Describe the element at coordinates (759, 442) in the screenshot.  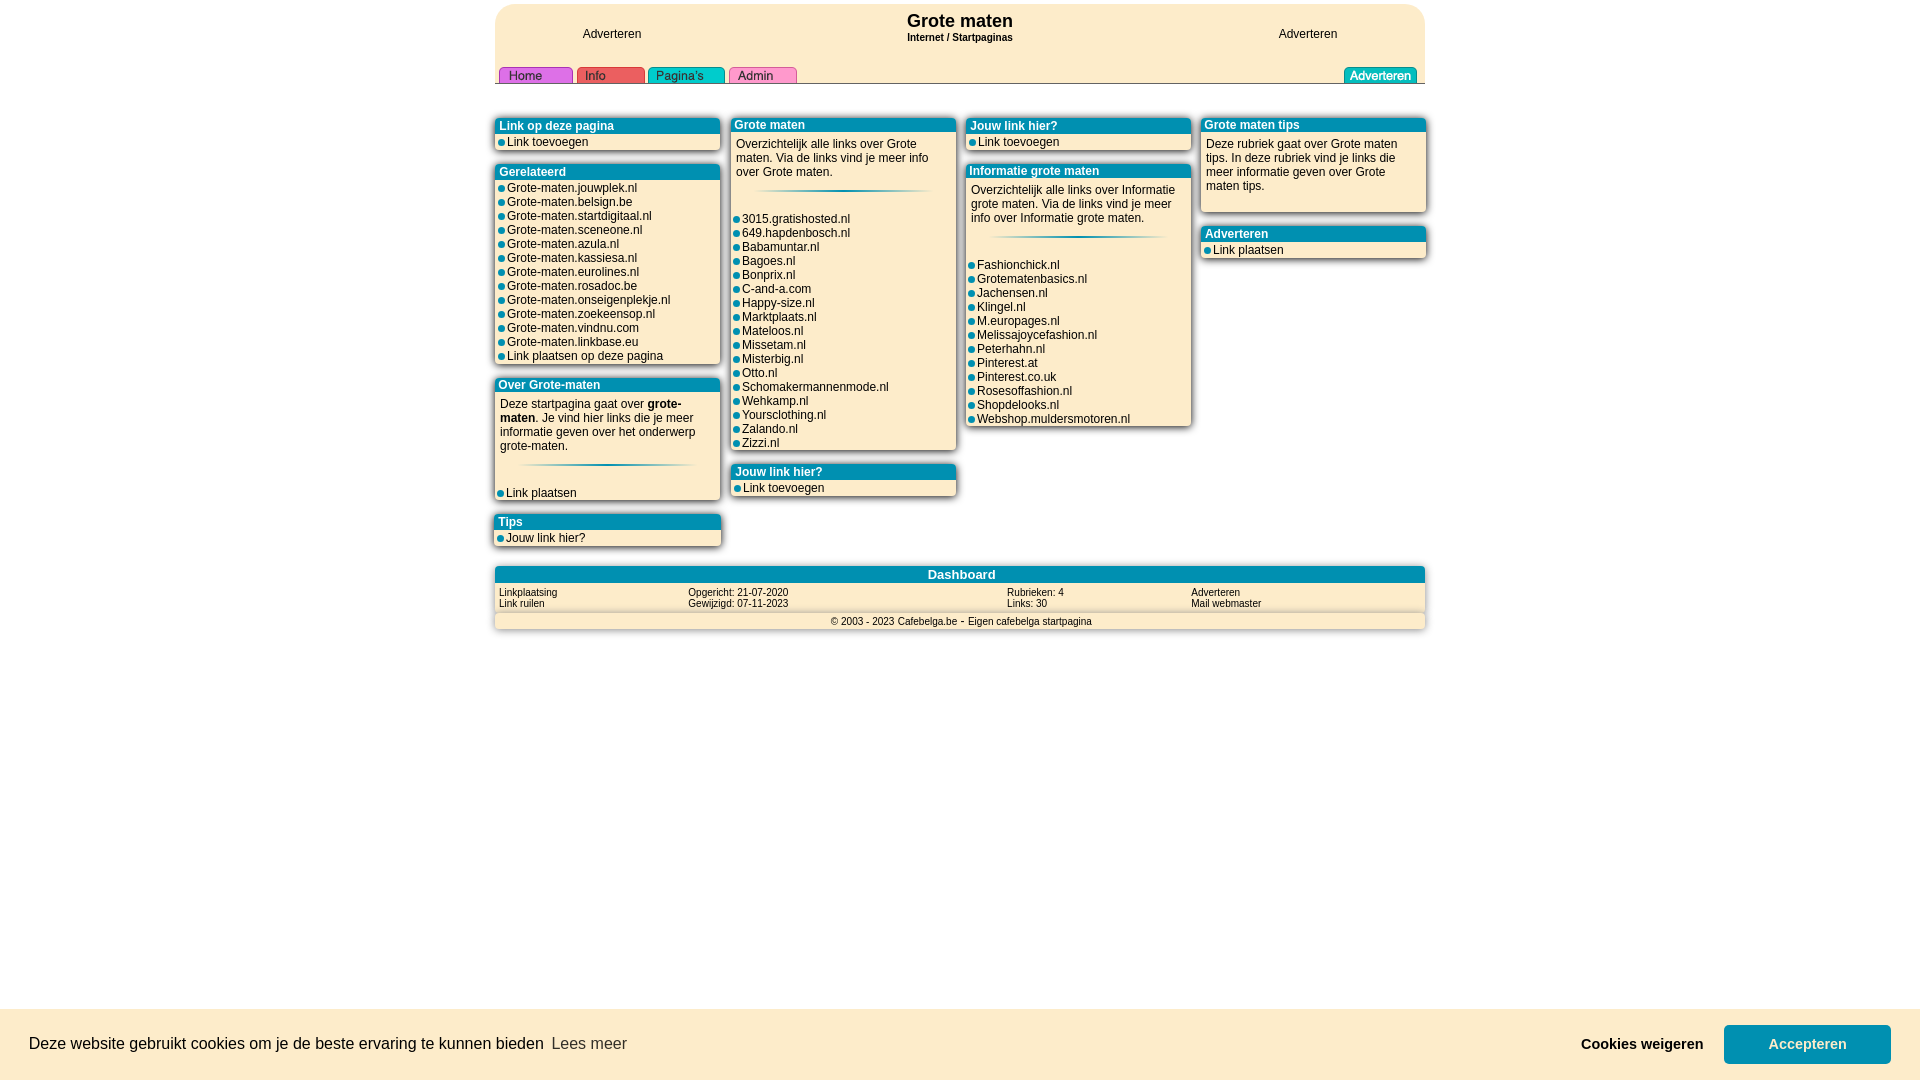
I see `'Zizzi.nl'` at that location.